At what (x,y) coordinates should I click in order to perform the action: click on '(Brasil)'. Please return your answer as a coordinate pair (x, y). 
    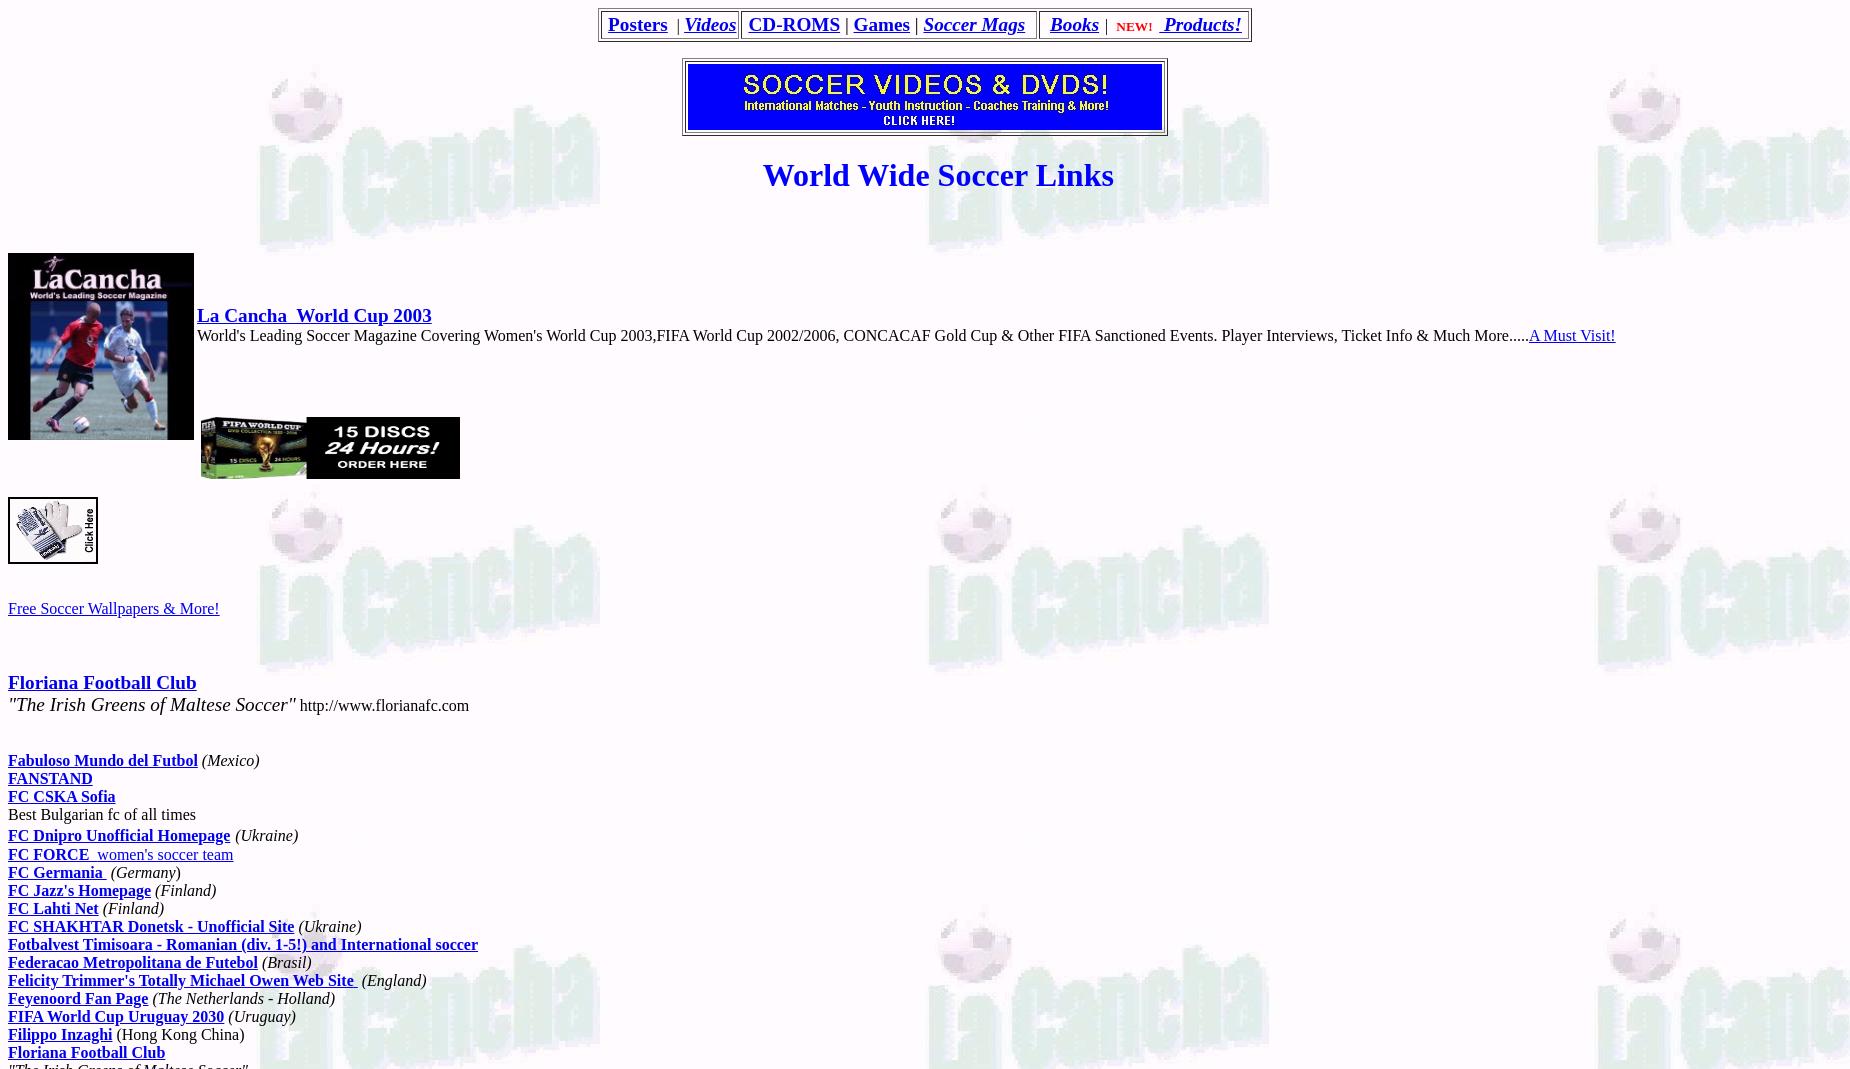
    Looking at the image, I should click on (285, 960).